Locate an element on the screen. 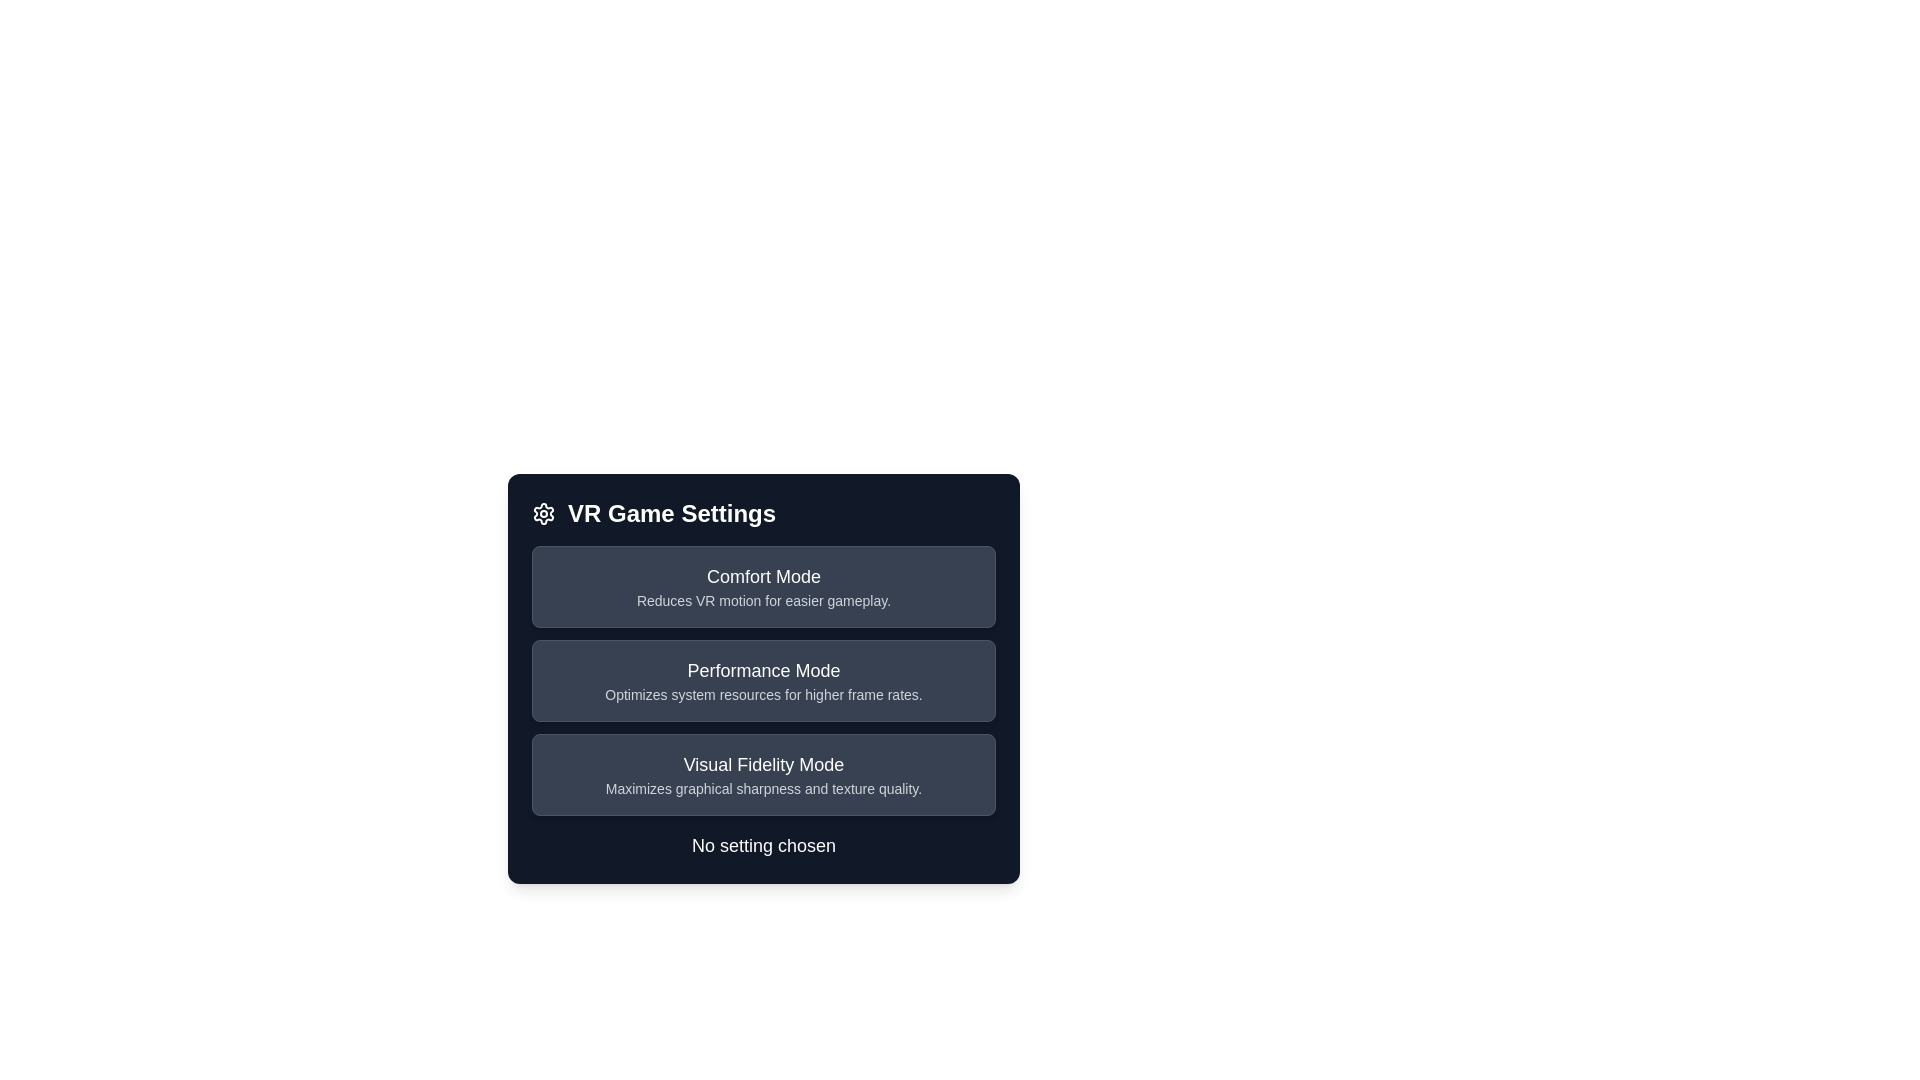 The height and width of the screenshot is (1080, 1920). the first selectable option in the 'VR Game Settings' menu is located at coordinates (762, 585).